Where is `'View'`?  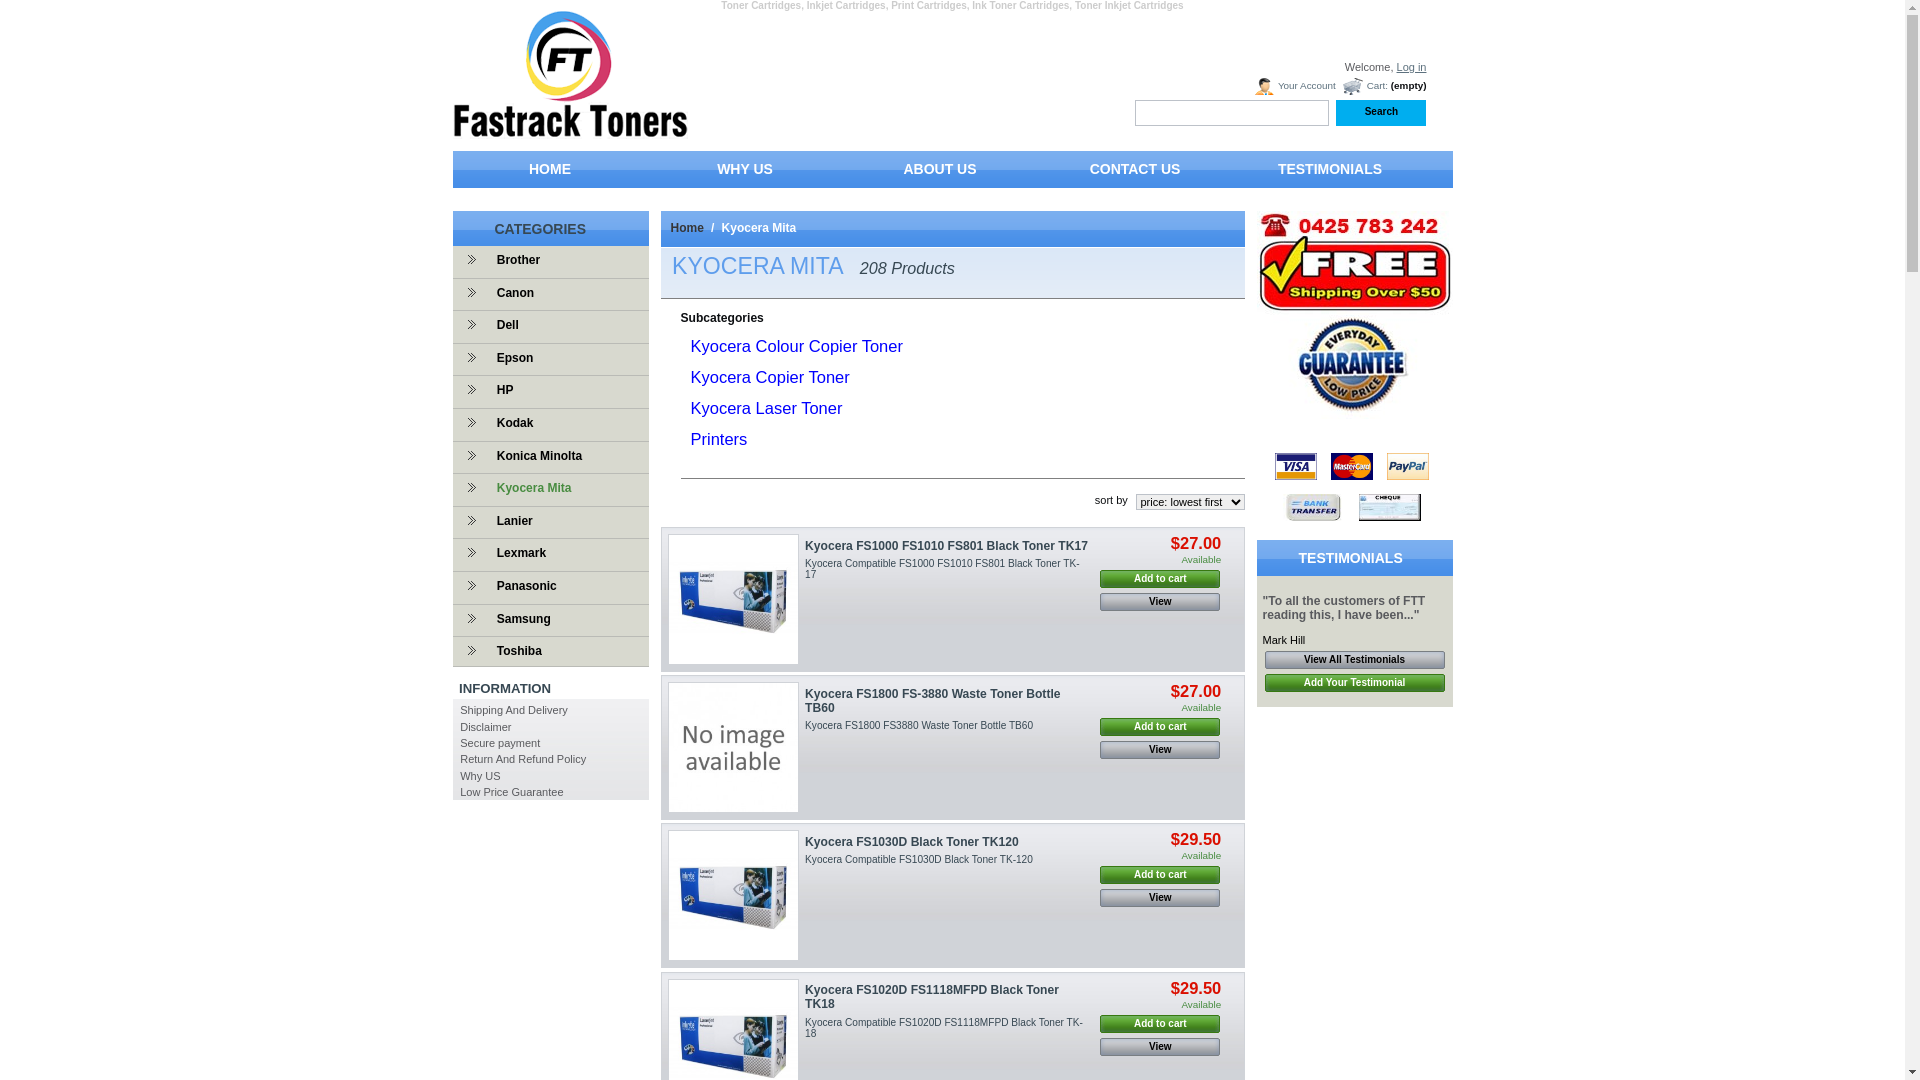 'View' is located at coordinates (1160, 600).